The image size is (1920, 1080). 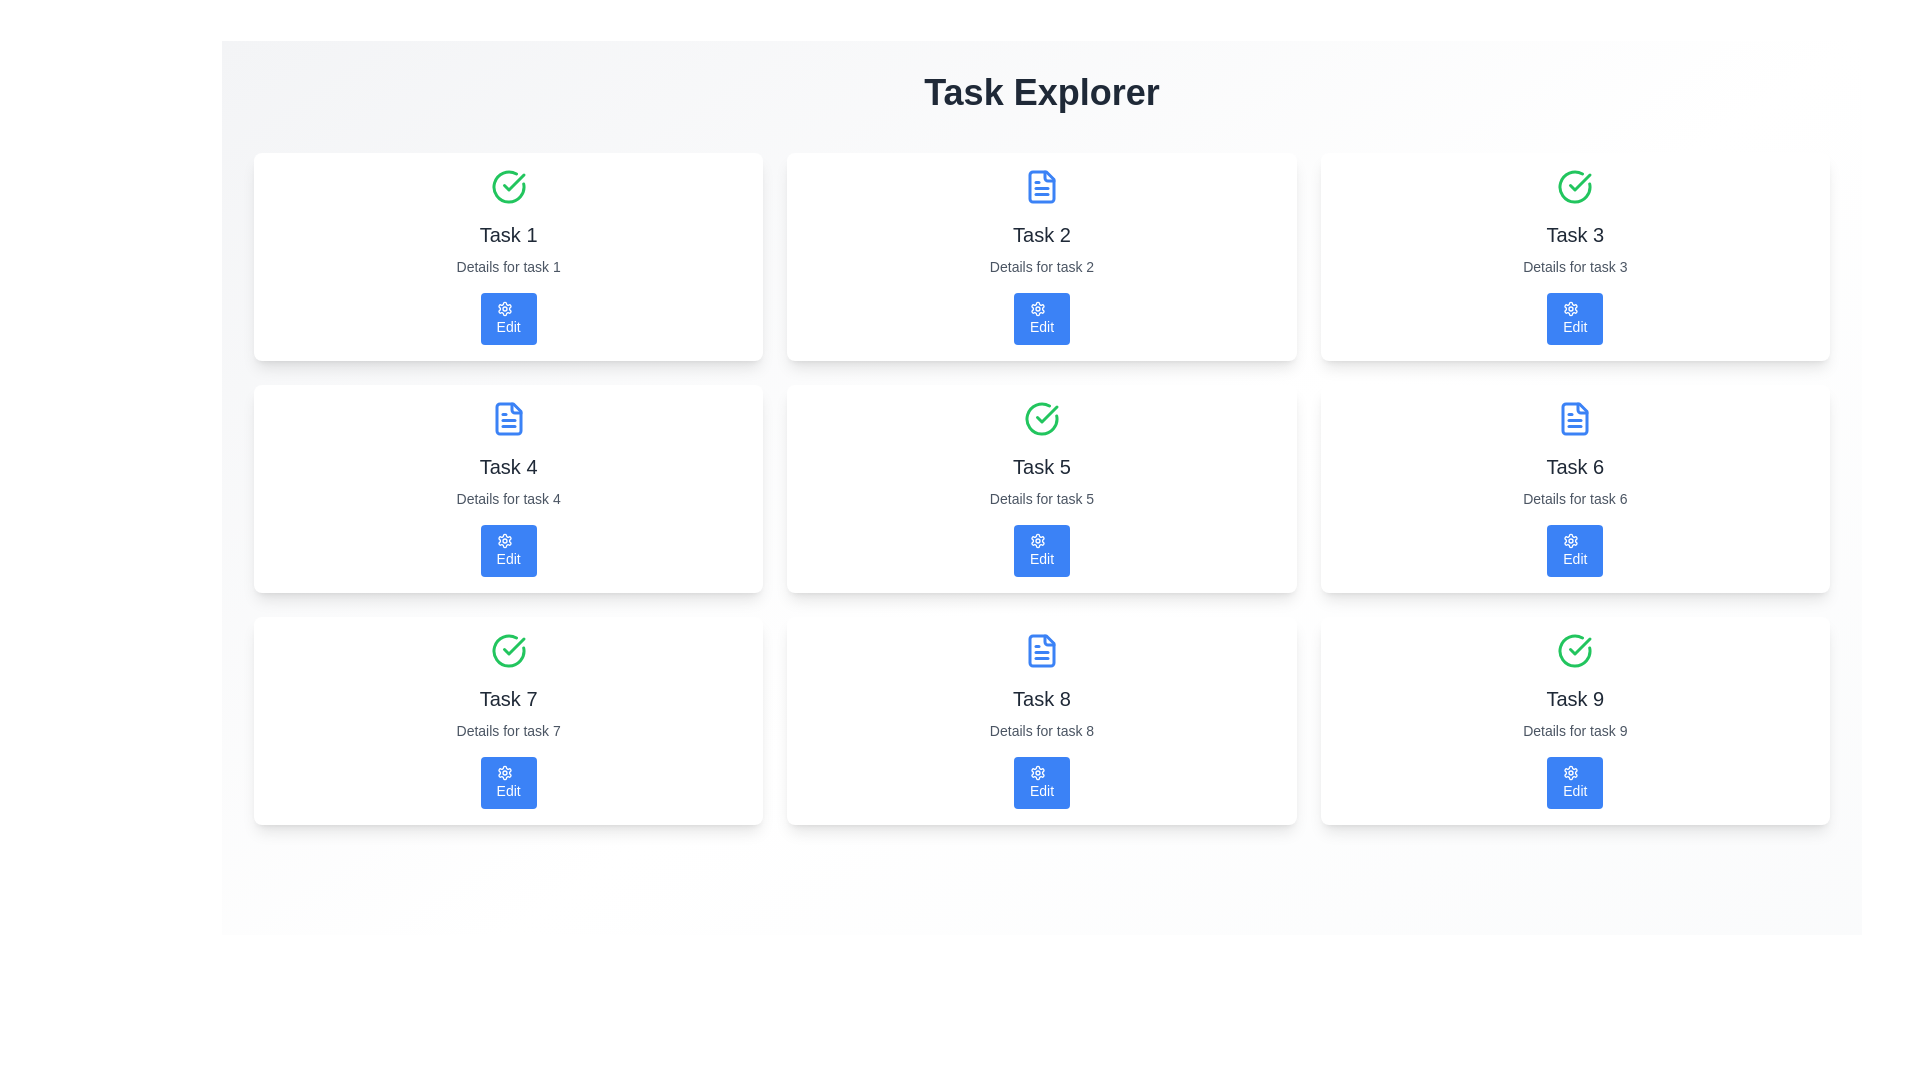 I want to click on the button located at the bottom middle section of the 'Task 6' card, so click(x=1574, y=551).